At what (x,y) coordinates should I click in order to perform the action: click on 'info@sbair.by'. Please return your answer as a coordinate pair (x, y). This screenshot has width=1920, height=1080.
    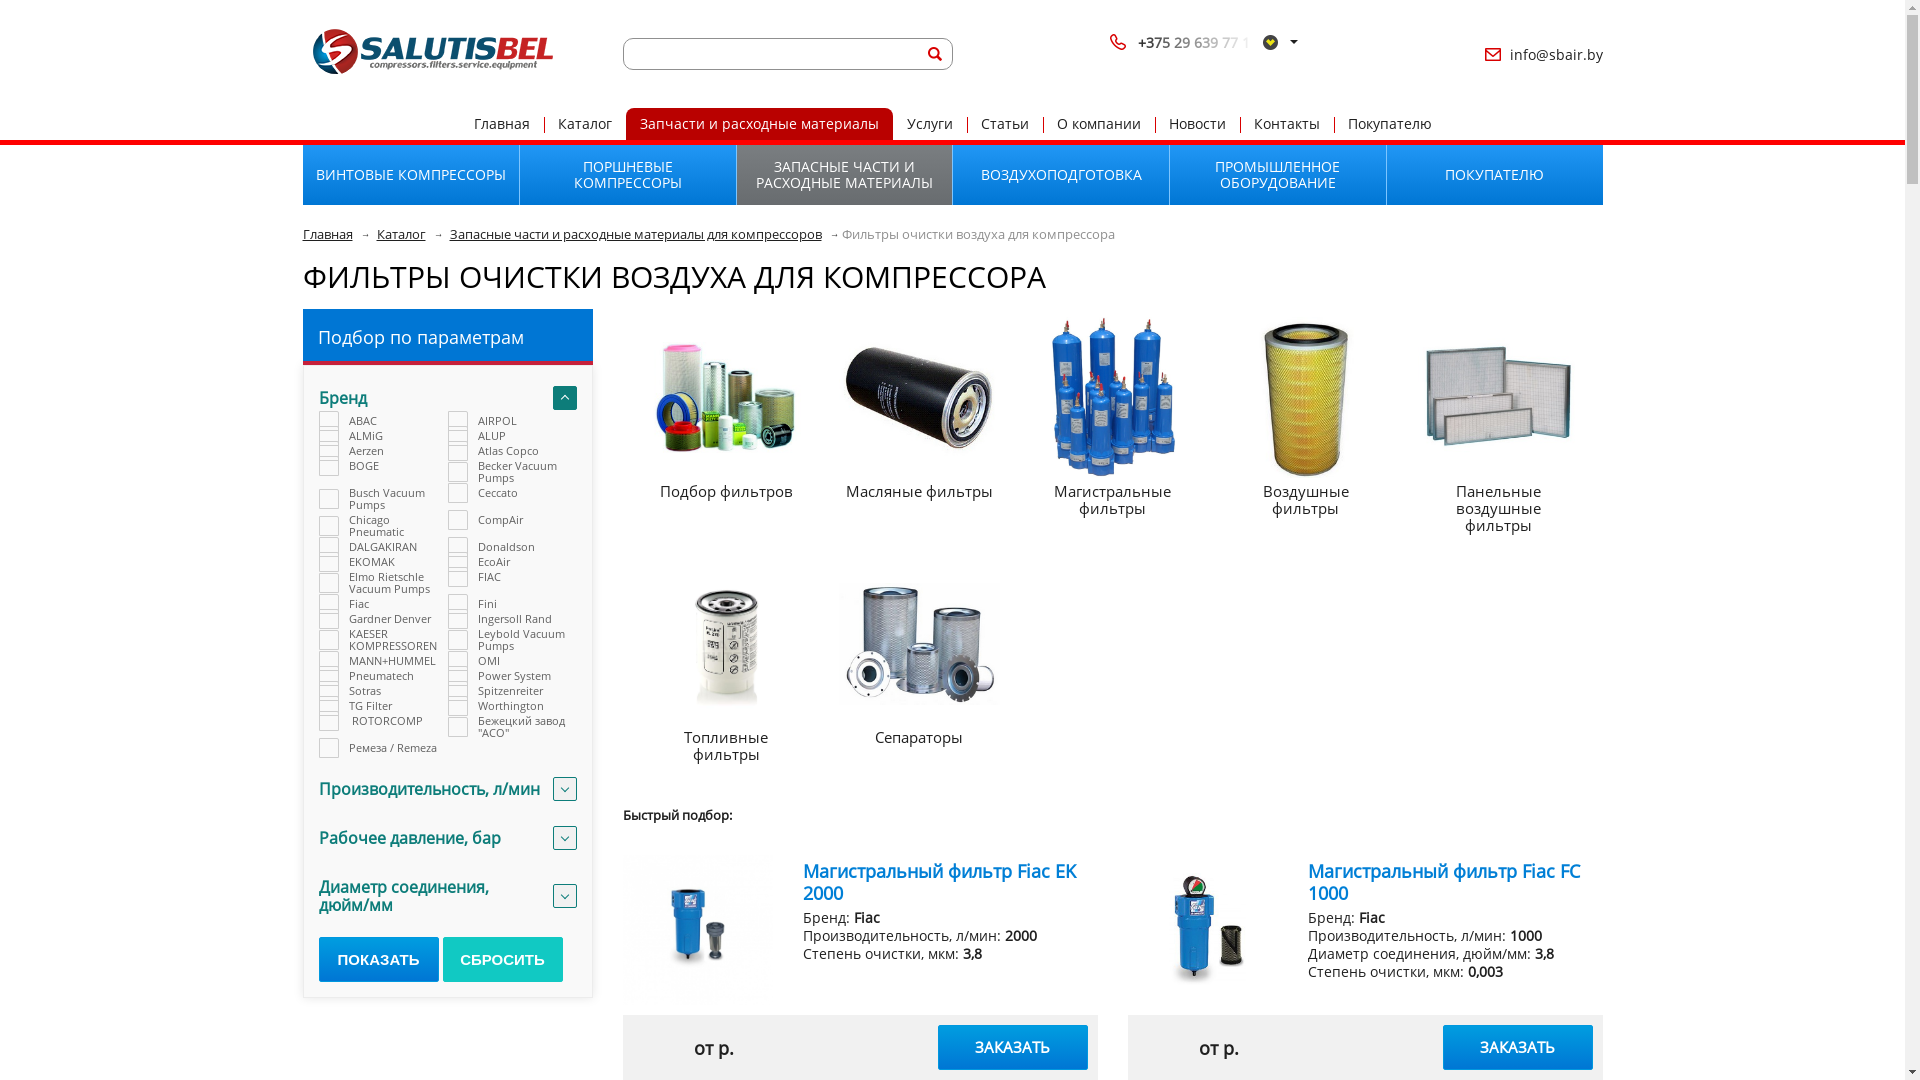
    Looking at the image, I should click on (1555, 53).